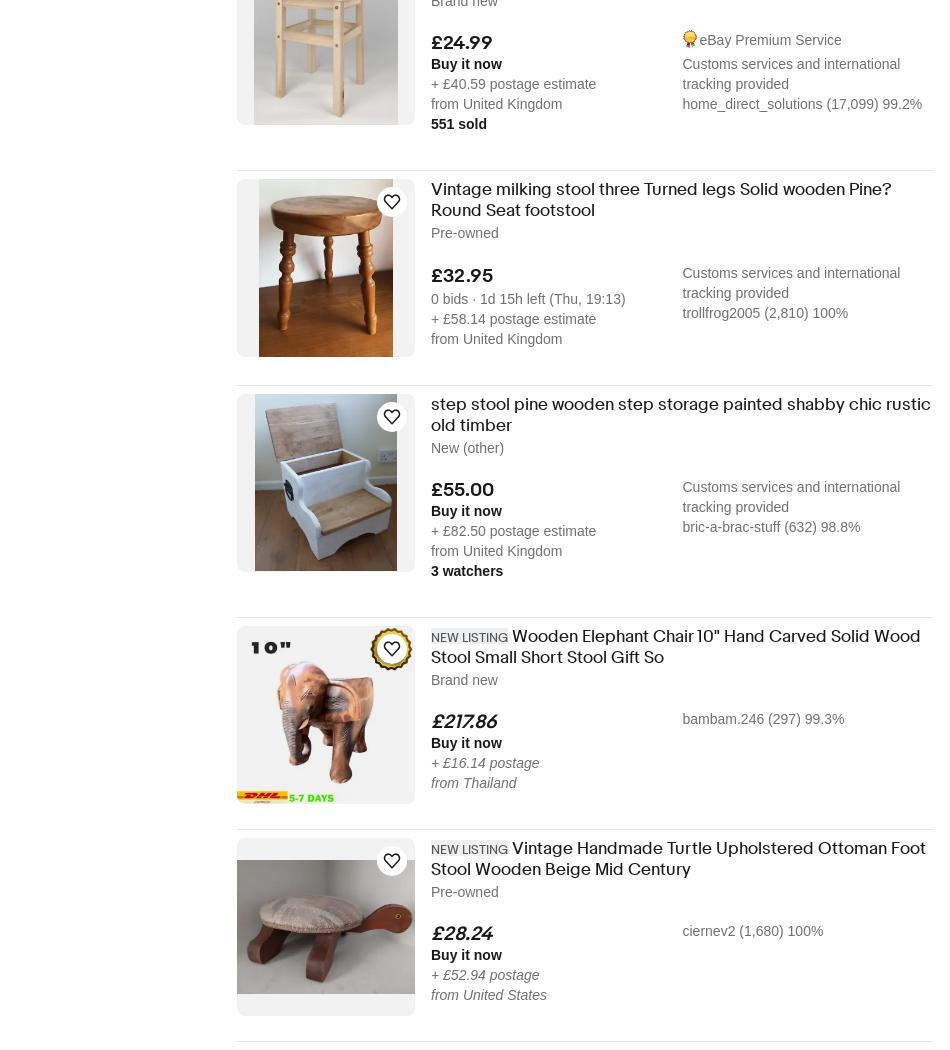 This screenshot has height=1050, width=950. What do you see at coordinates (800, 103) in the screenshot?
I see `'home_direct_solutions (17,099) 99.2%'` at bounding box center [800, 103].